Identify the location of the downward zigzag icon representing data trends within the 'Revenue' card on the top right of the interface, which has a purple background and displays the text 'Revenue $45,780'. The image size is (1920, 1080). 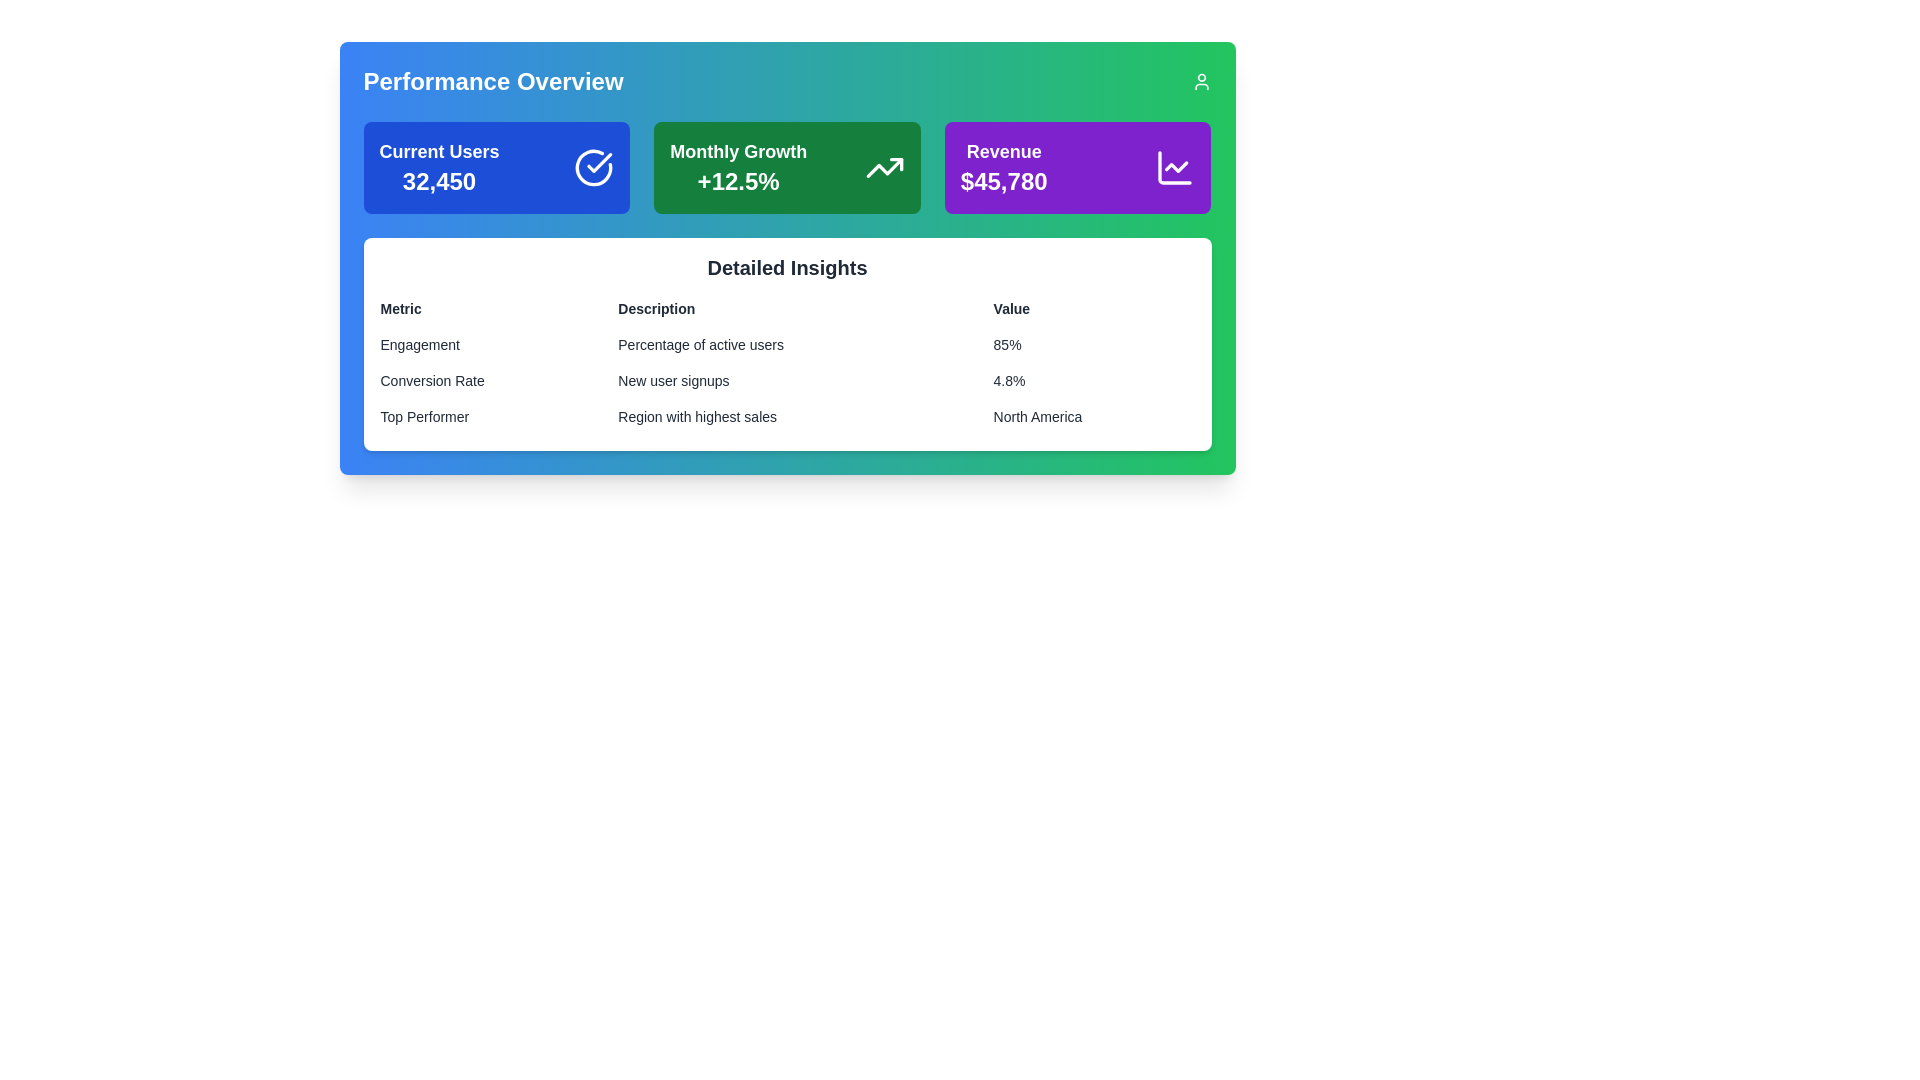
(1177, 166).